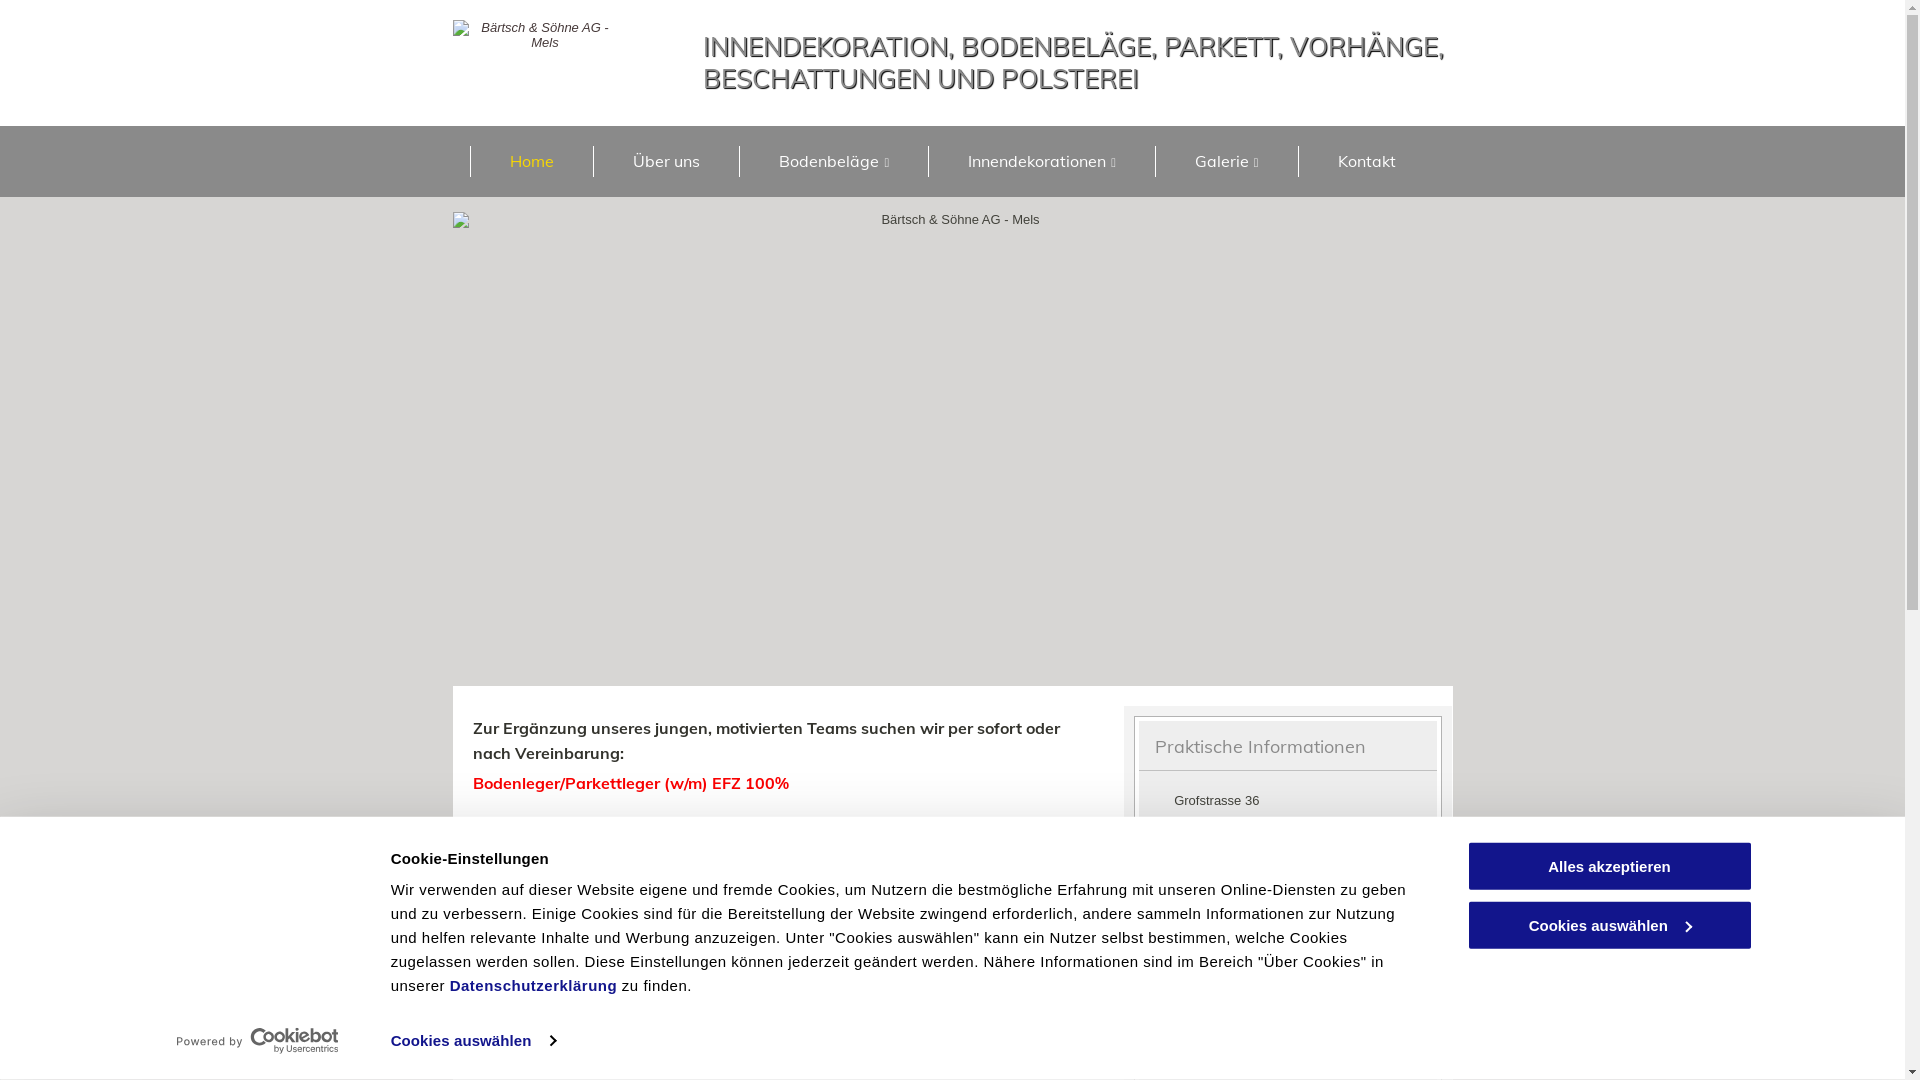 The image size is (1920, 1080). Describe the element at coordinates (1225, 160) in the screenshot. I see `'Galerie'` at that location.